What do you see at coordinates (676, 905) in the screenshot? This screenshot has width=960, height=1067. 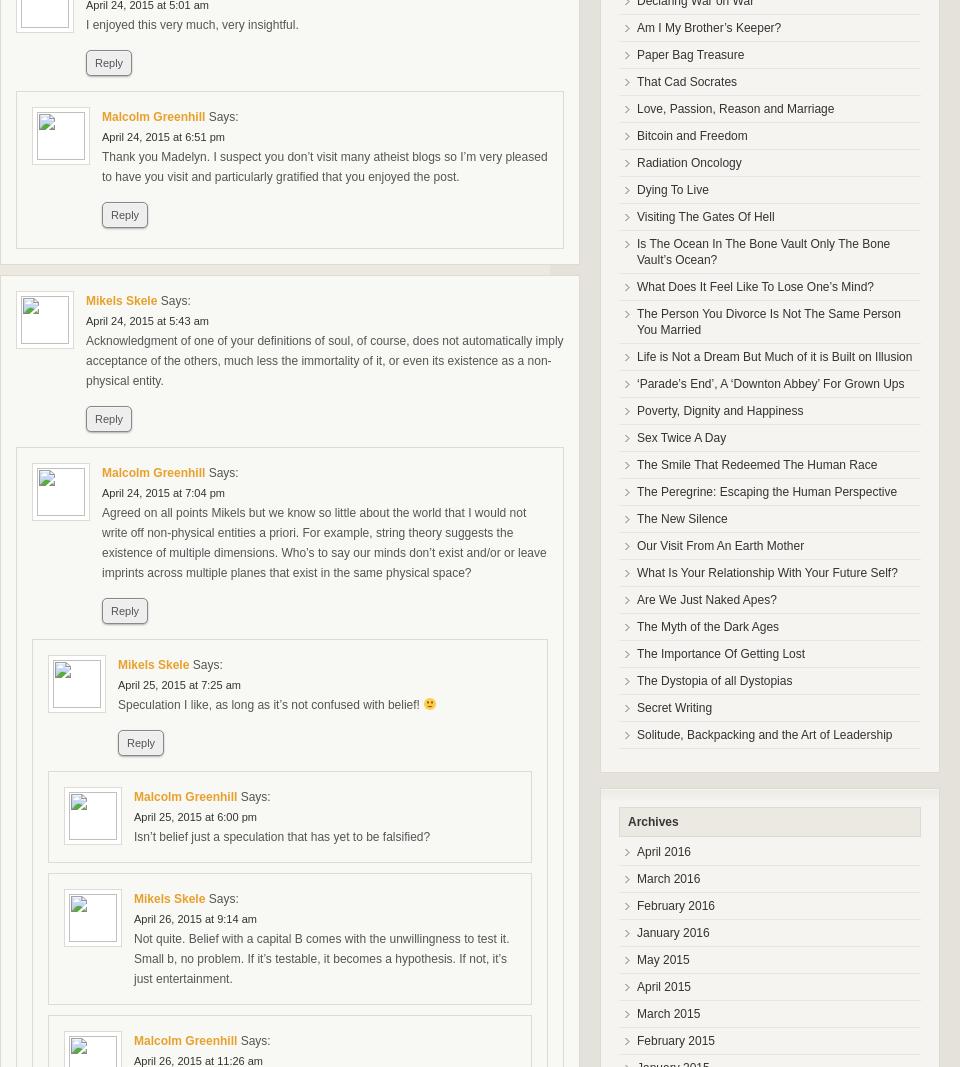 I see `'February 2016'` at bounding box center [676, 905].